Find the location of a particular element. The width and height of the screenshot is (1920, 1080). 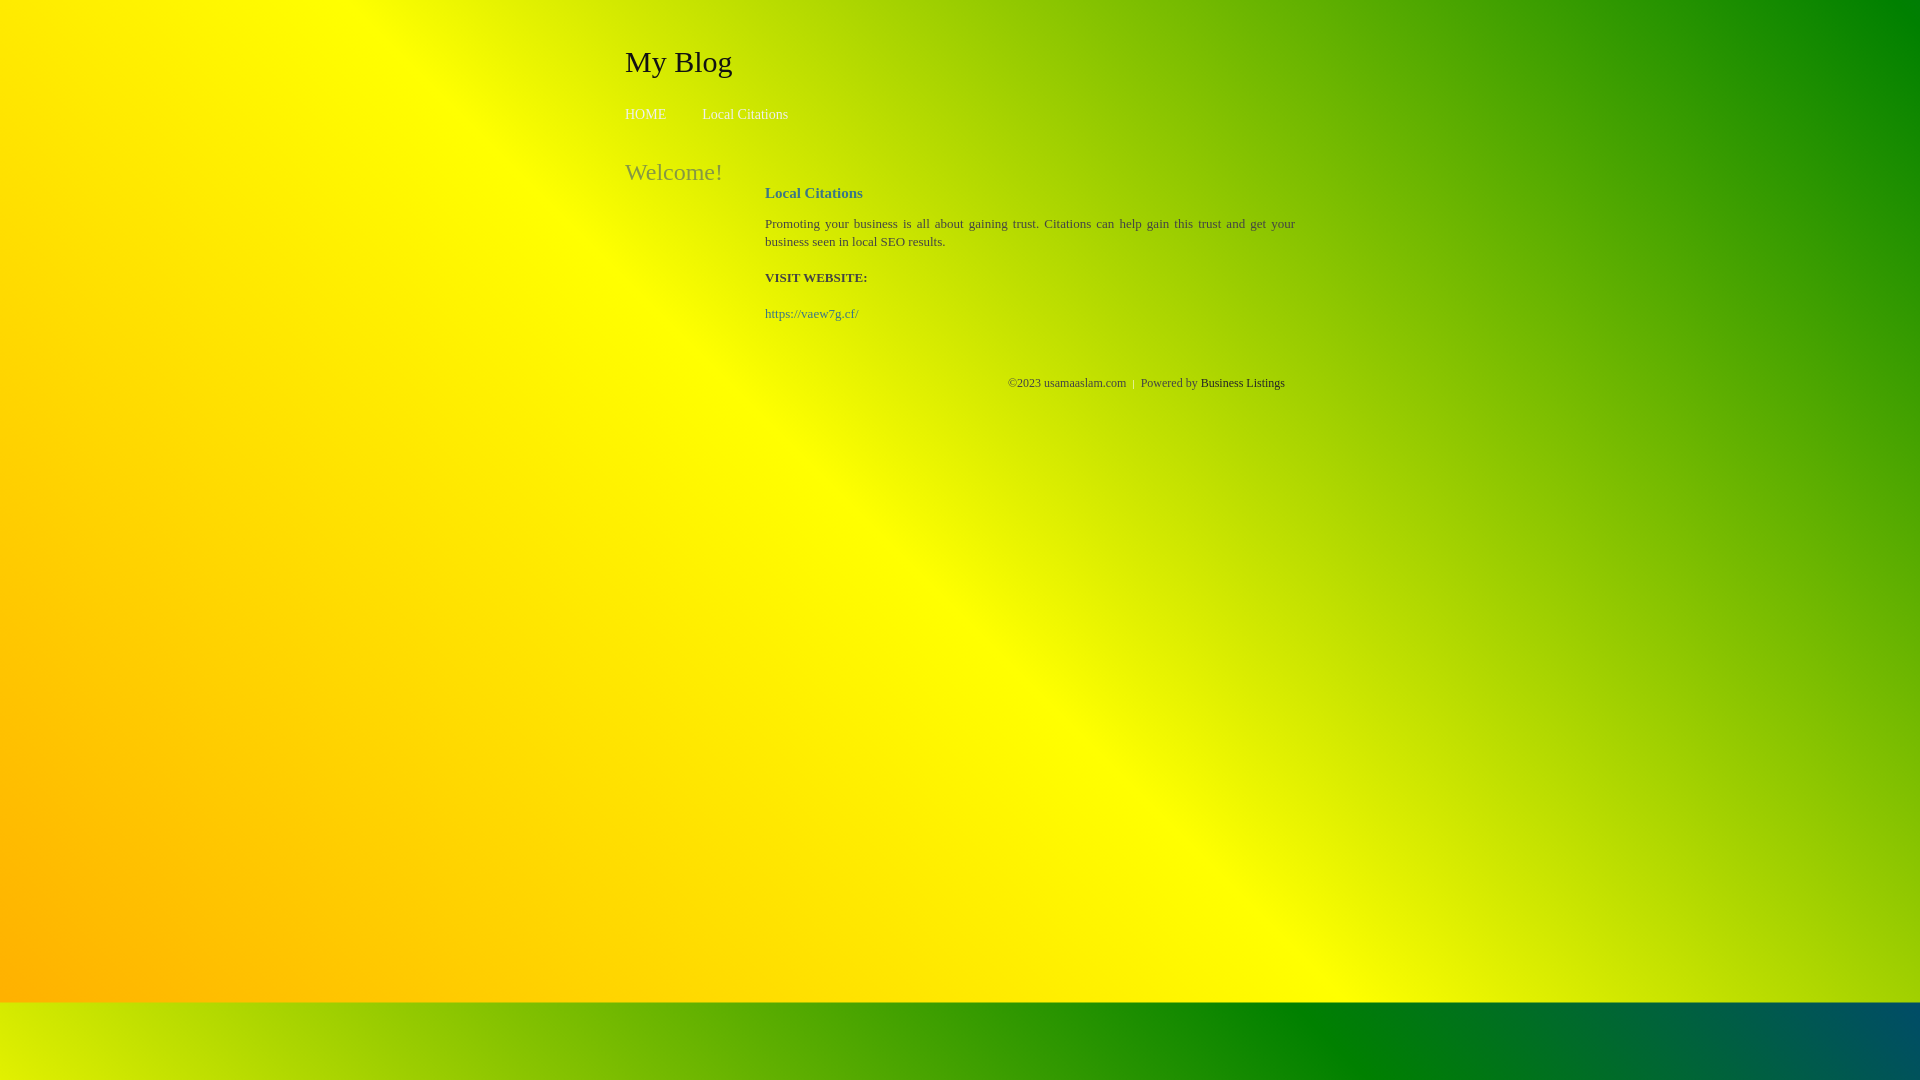

'https://vaew7g.cf/' is located at coordinates (811, 313).